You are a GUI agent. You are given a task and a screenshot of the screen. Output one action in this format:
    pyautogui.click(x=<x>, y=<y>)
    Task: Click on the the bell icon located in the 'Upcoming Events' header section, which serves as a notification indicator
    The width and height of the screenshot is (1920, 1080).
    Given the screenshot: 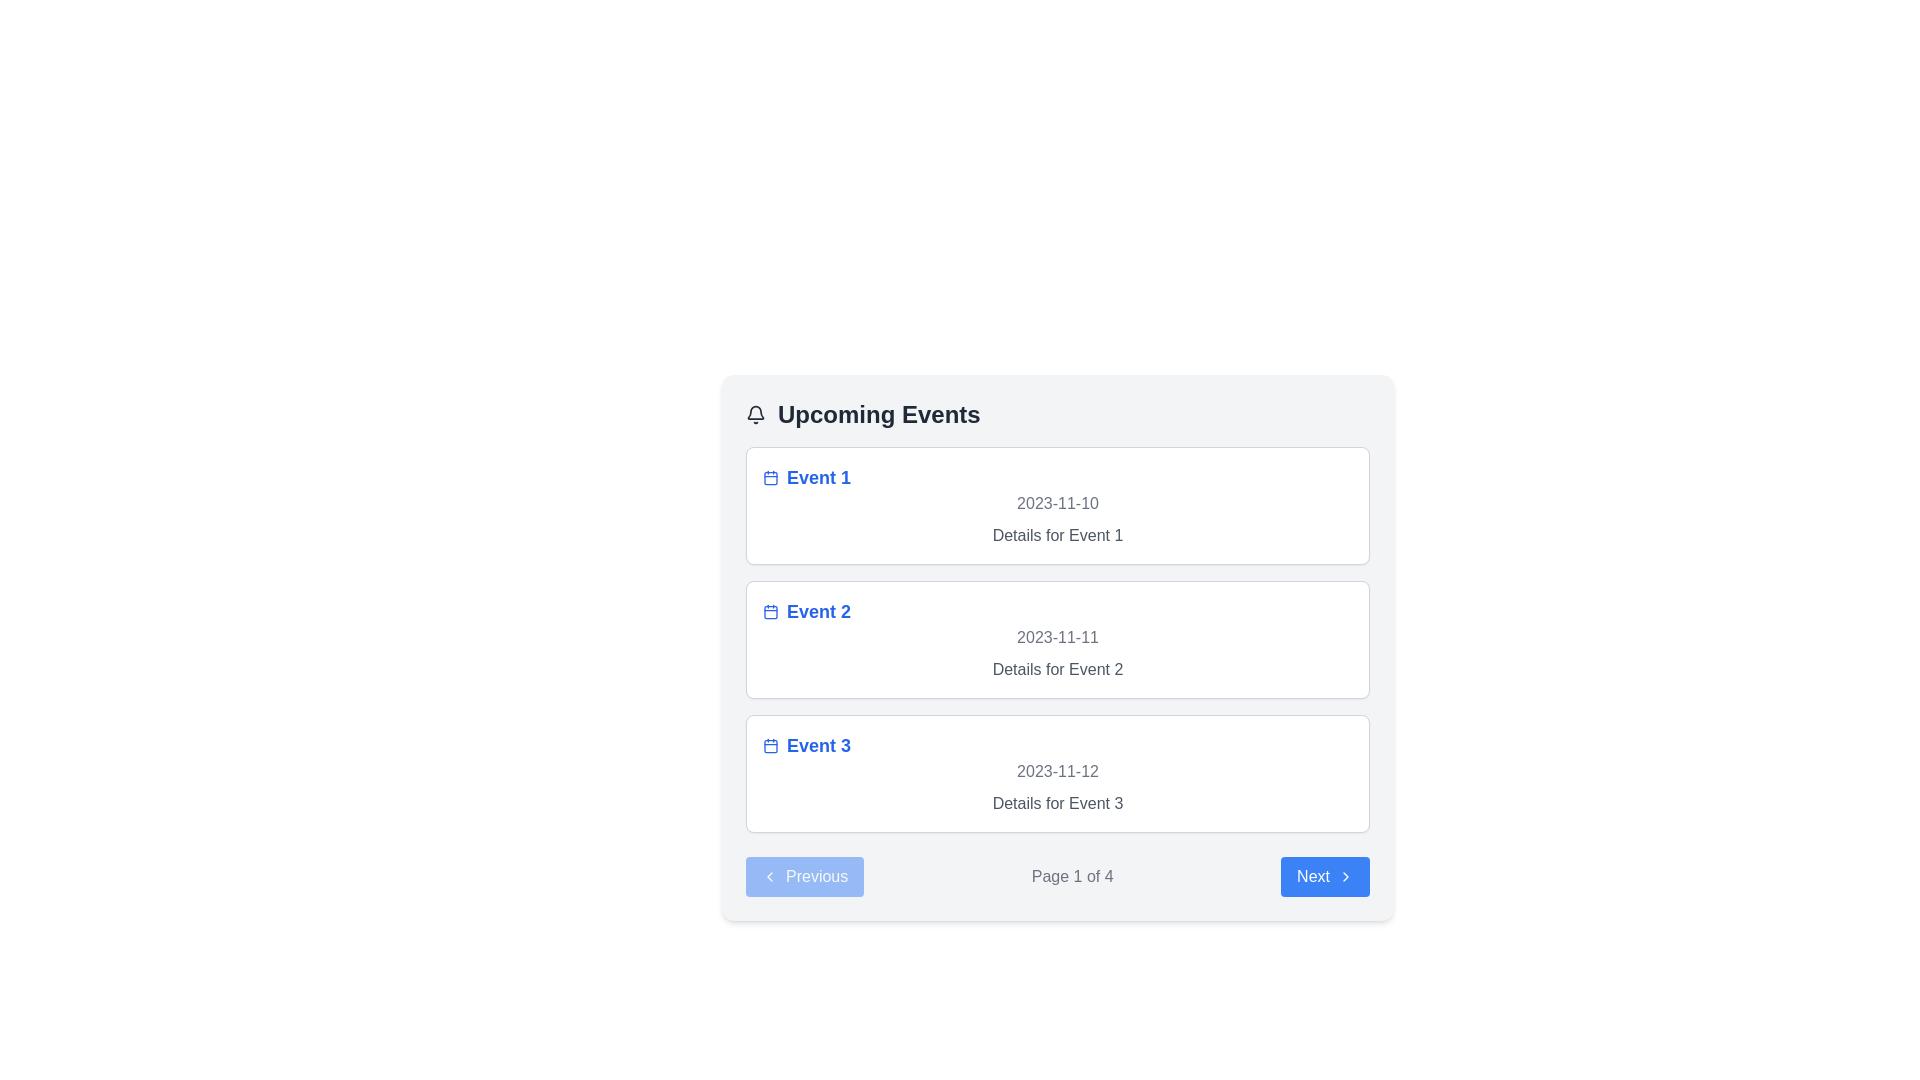 What is the action you would take?
    pyautogui.click(x=754, y=414)
    